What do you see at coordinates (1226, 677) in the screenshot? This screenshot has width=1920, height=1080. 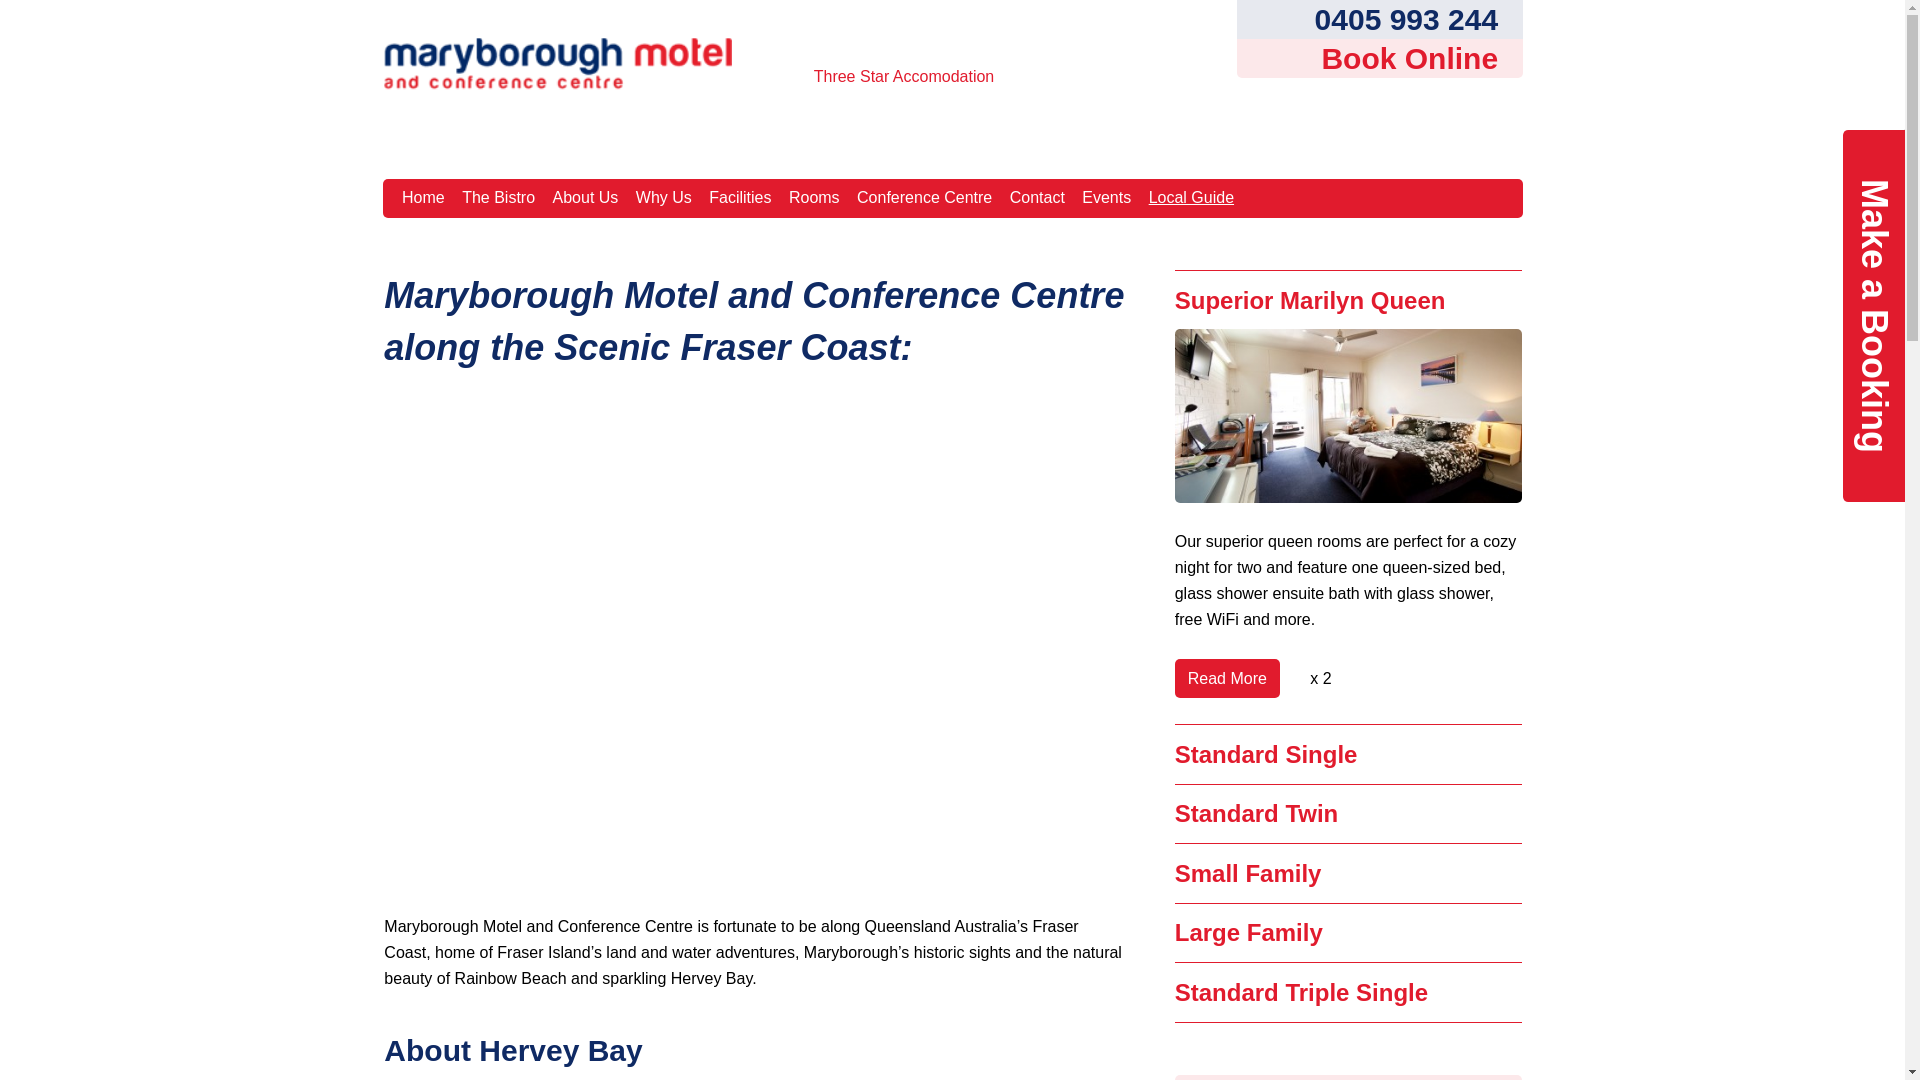 I see `'Read More'` at bounding box center [1226, 677].